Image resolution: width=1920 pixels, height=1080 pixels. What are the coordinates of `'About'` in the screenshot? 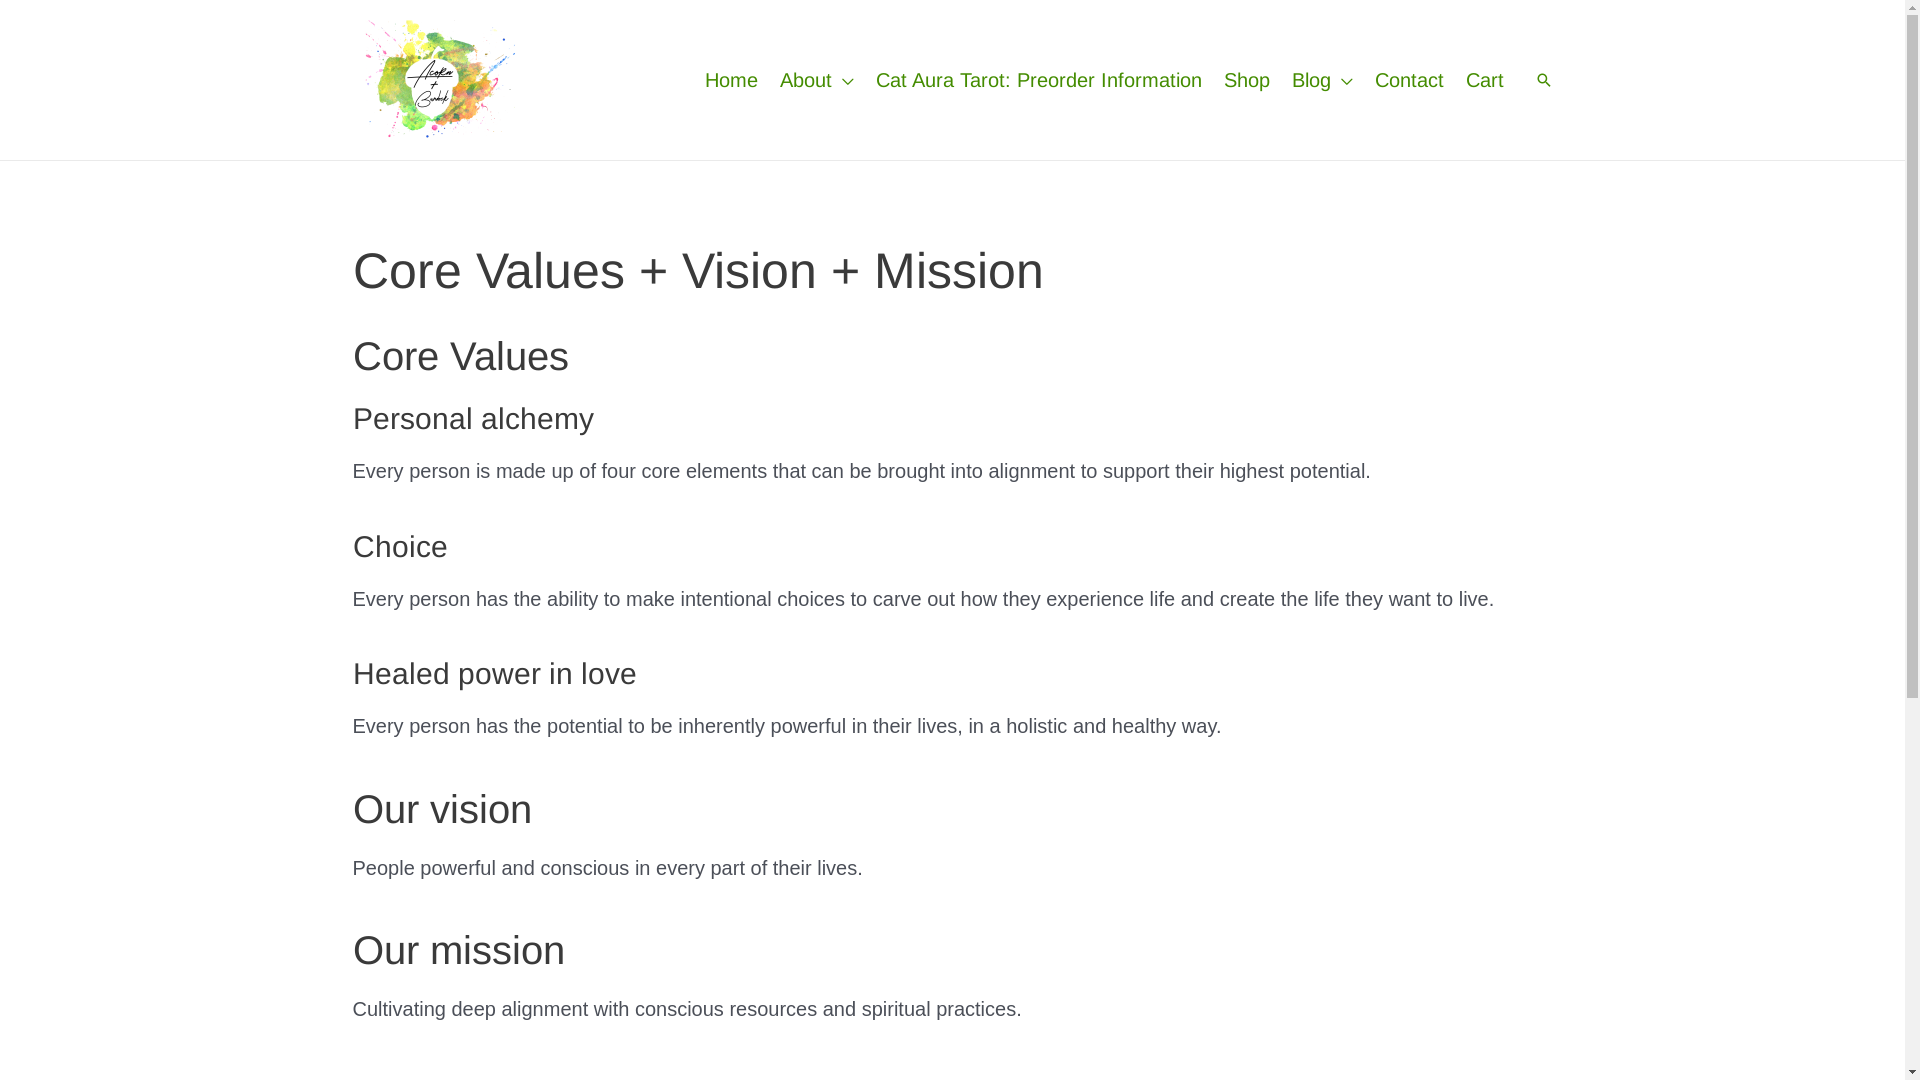 It's located at (816, 79).